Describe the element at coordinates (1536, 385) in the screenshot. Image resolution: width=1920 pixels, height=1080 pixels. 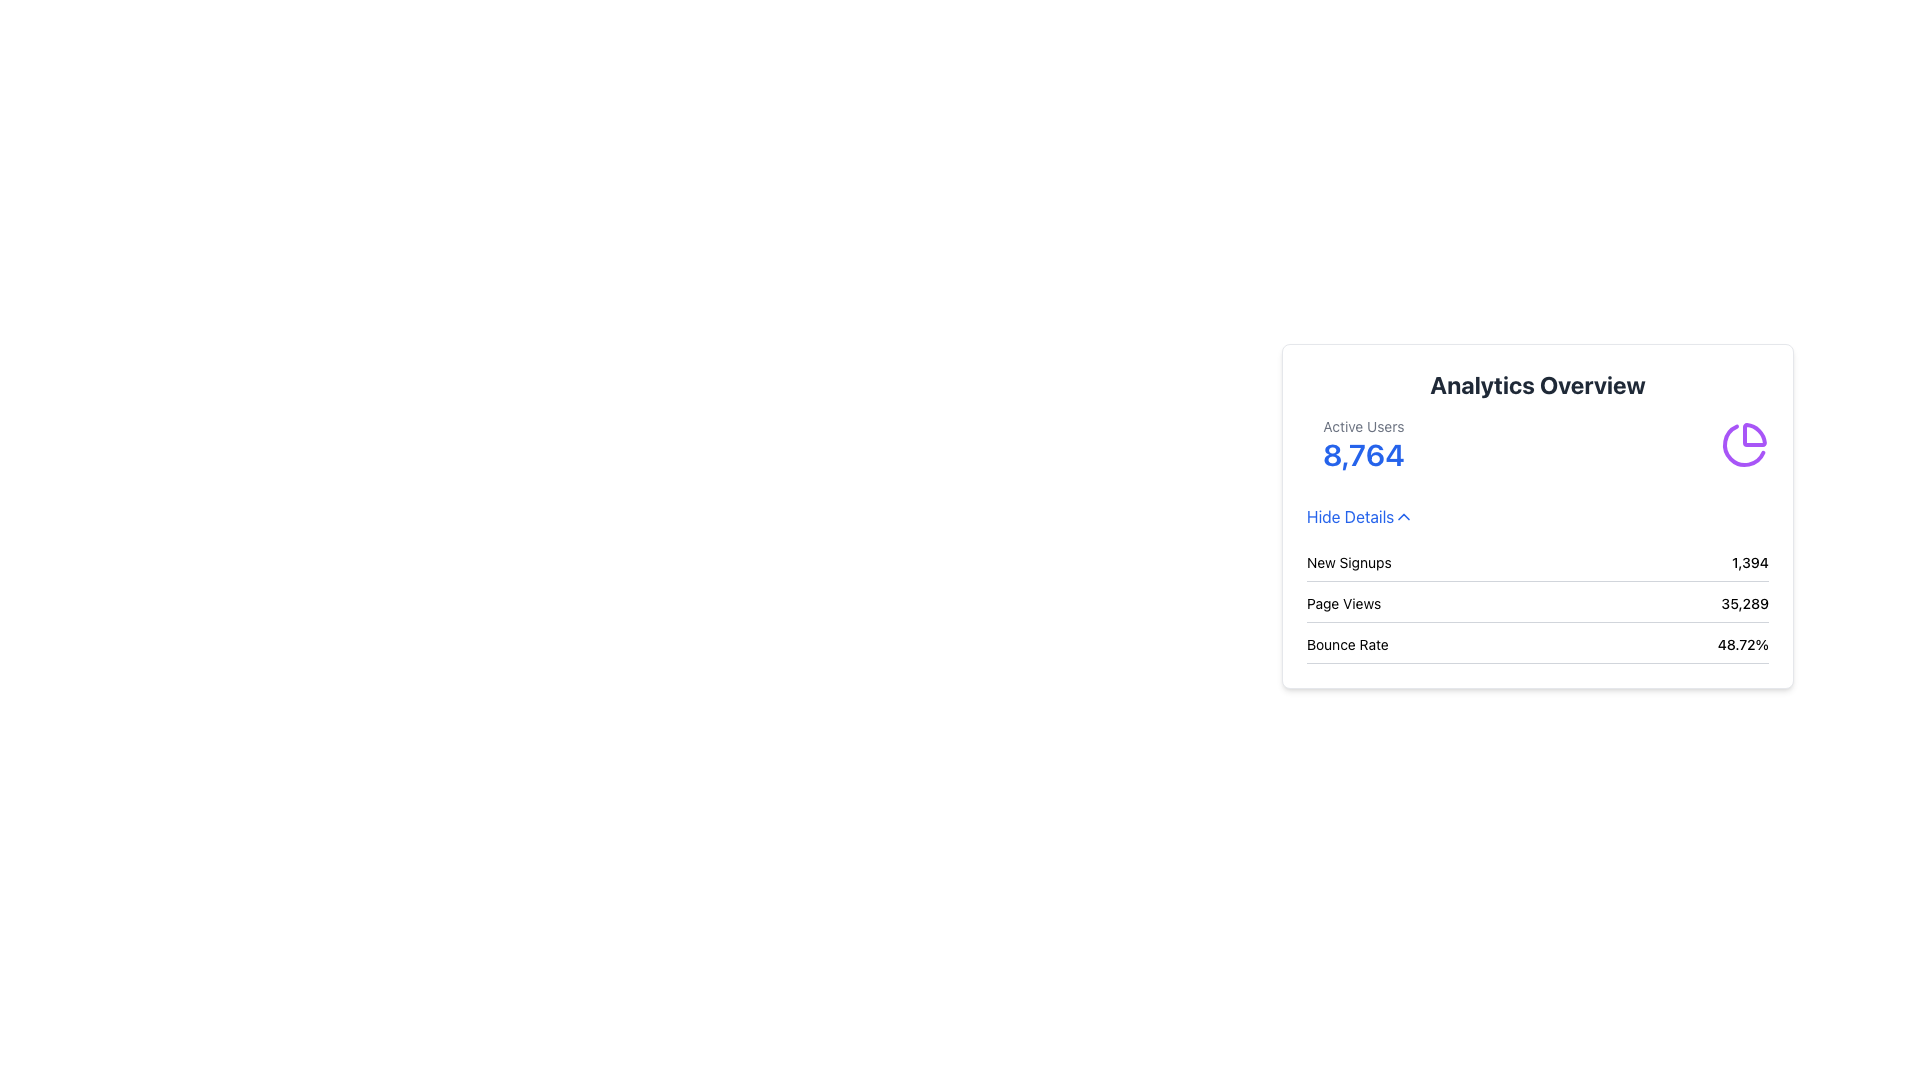
I see `title of the 'Analytics Overview' section, which is displayed prominently at the top of the white, rounded card panel` at that location.